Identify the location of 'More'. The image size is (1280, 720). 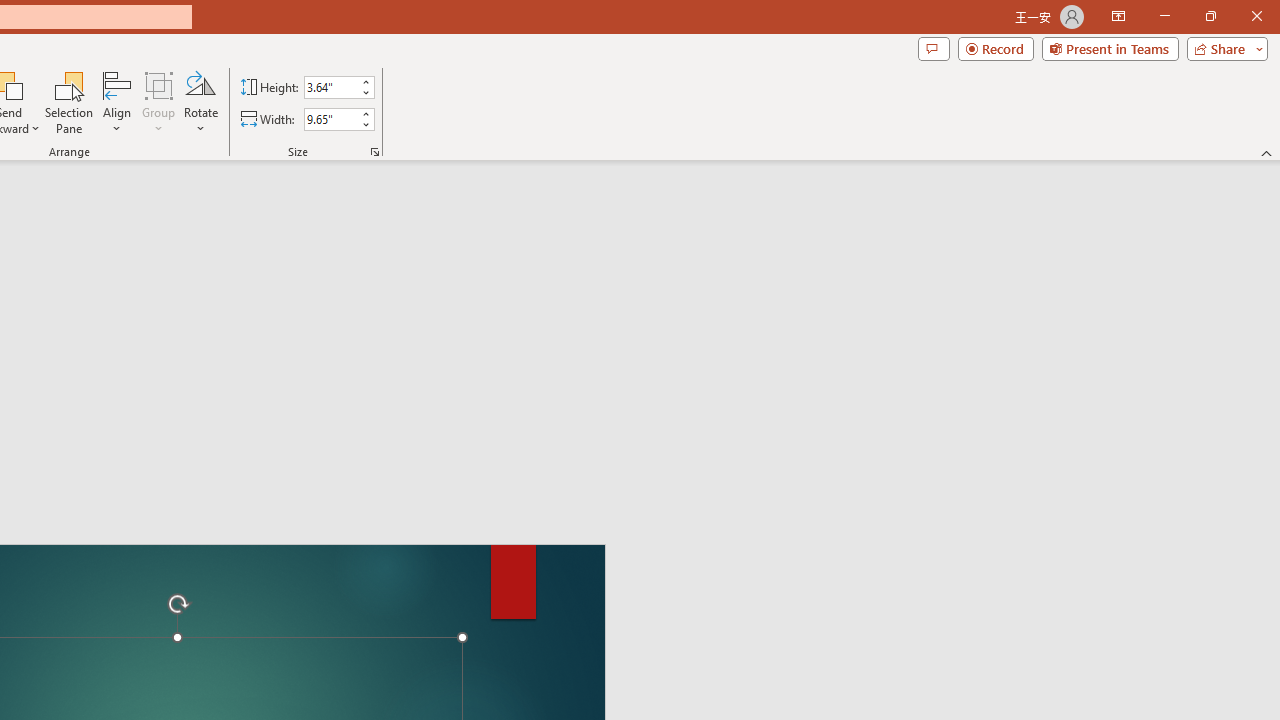
(365, 113).